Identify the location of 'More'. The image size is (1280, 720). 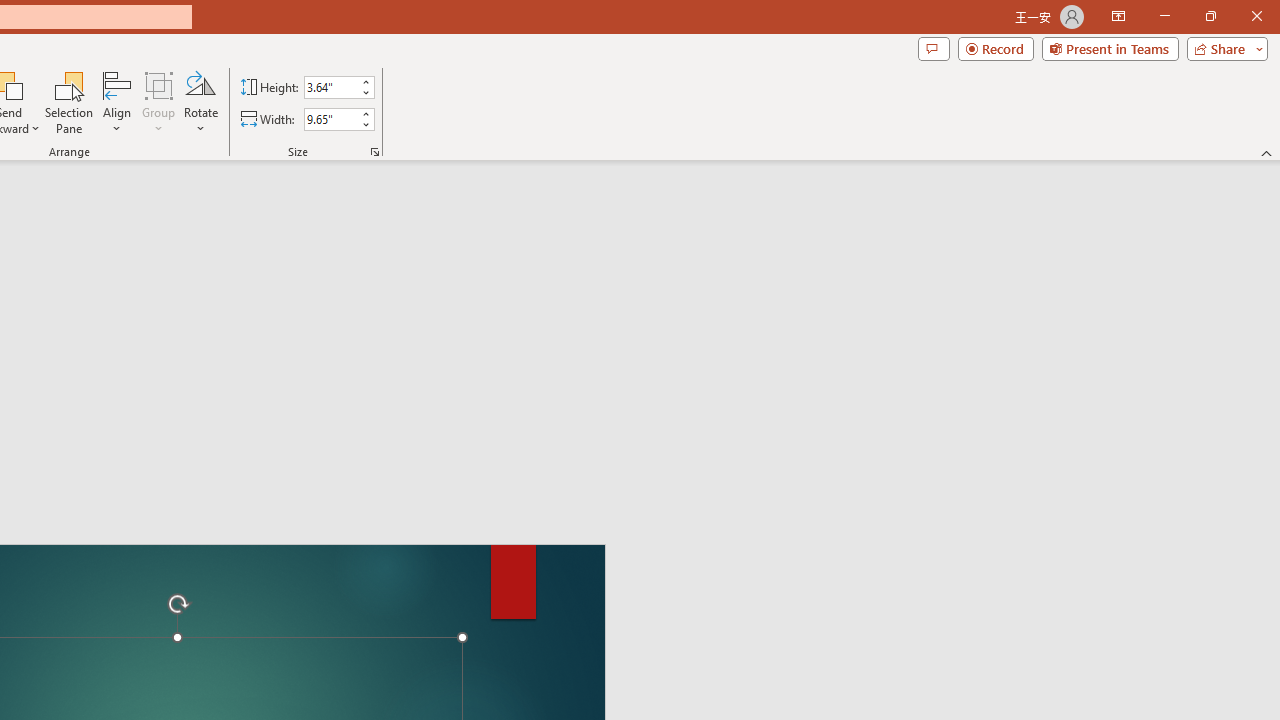
(365, 113).